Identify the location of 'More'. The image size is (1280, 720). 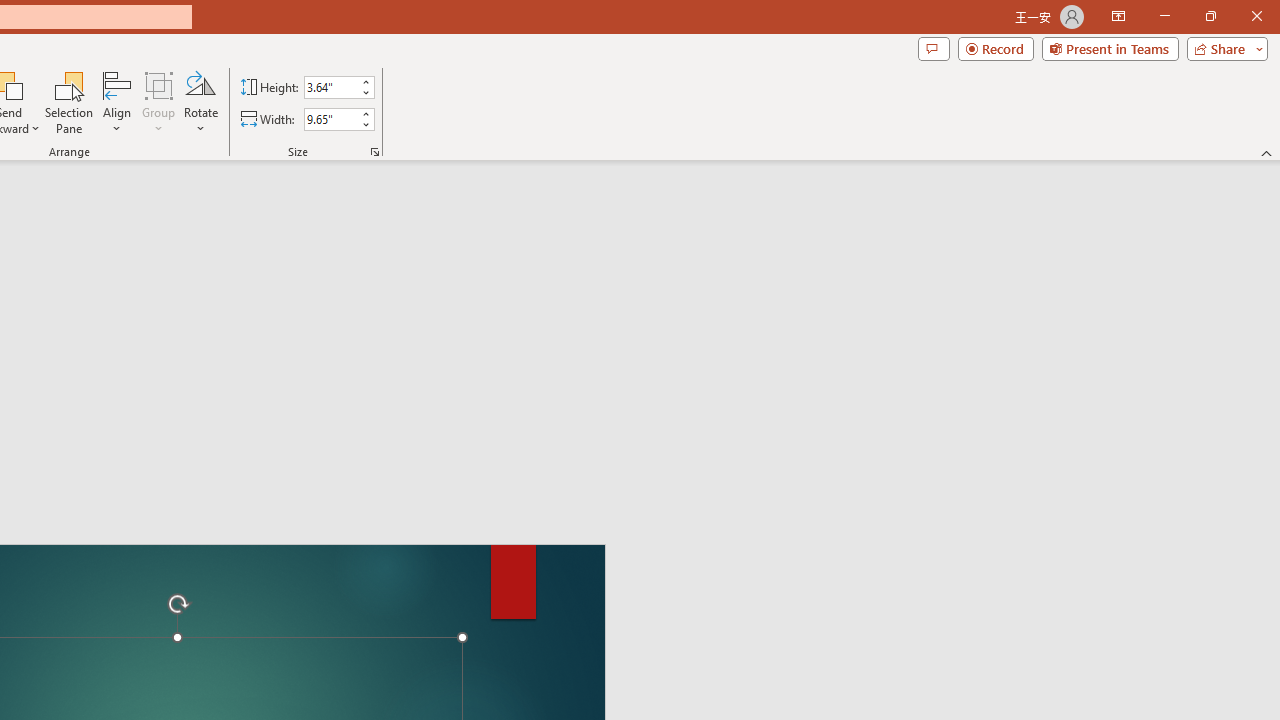
(365, 113).